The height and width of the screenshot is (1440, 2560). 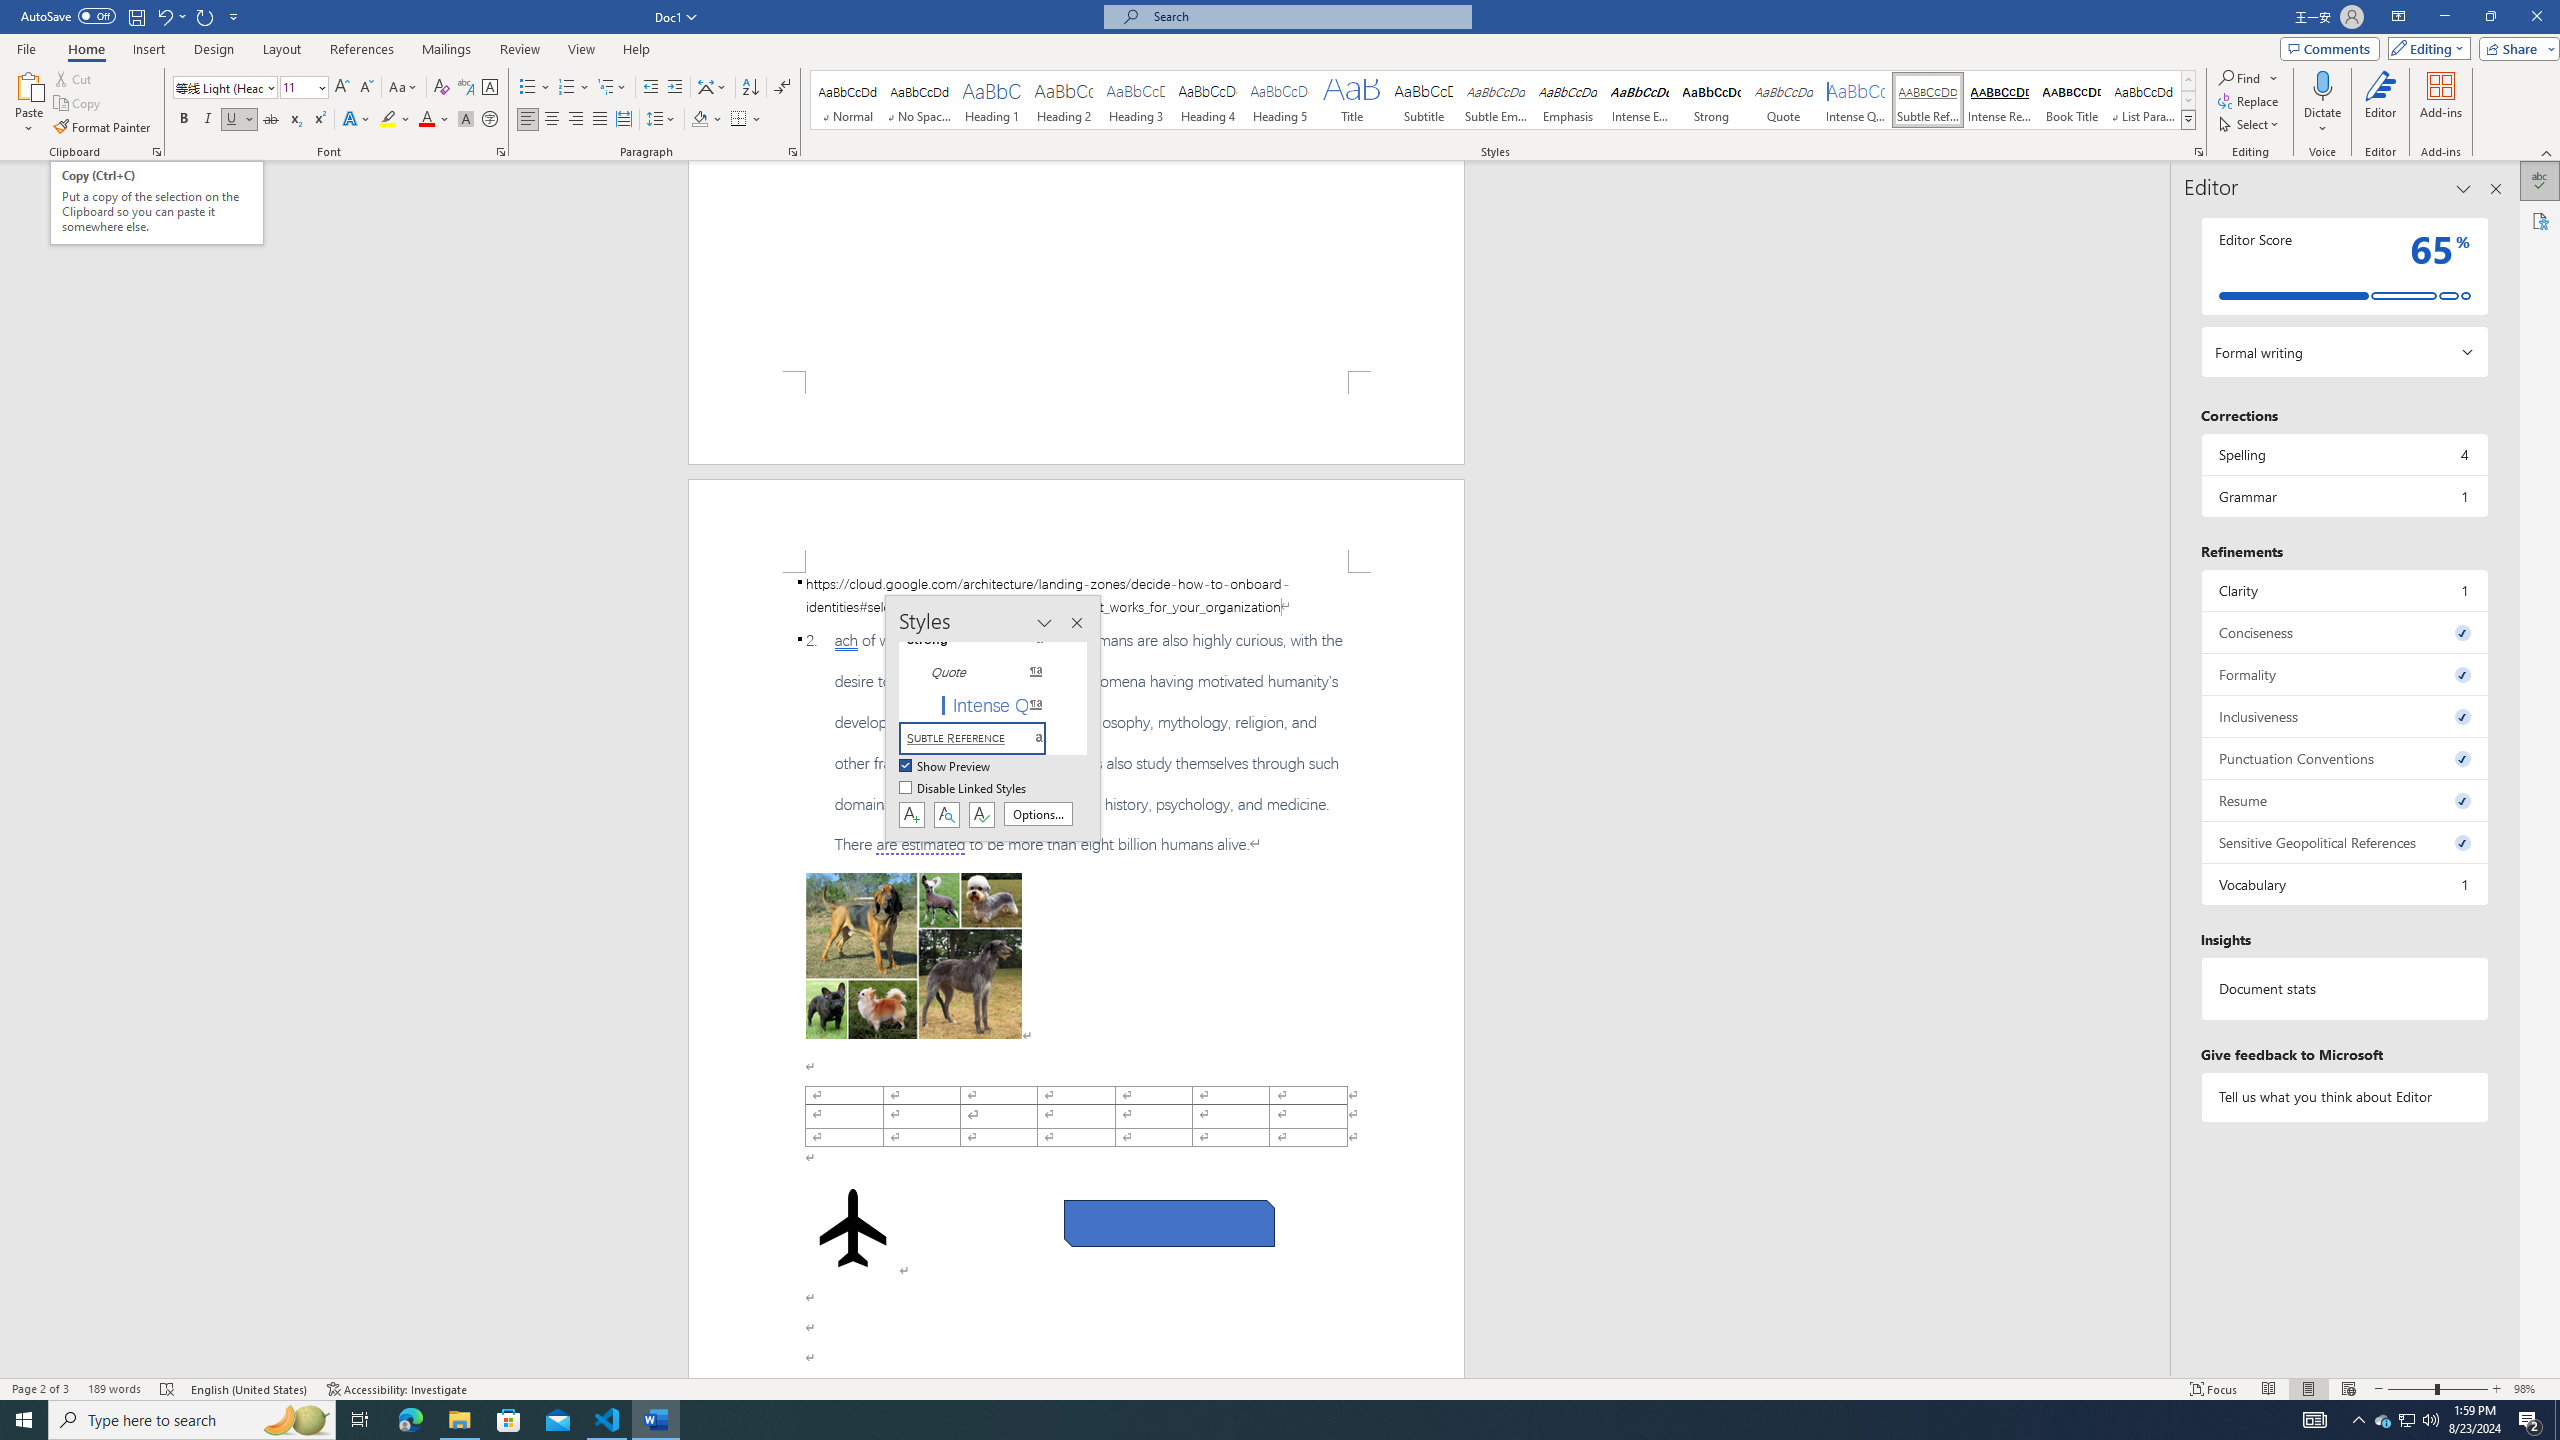 I want to click on 'Rectangle: Diagonal Corners Snipped 2', so click(x=1169, y=1222).